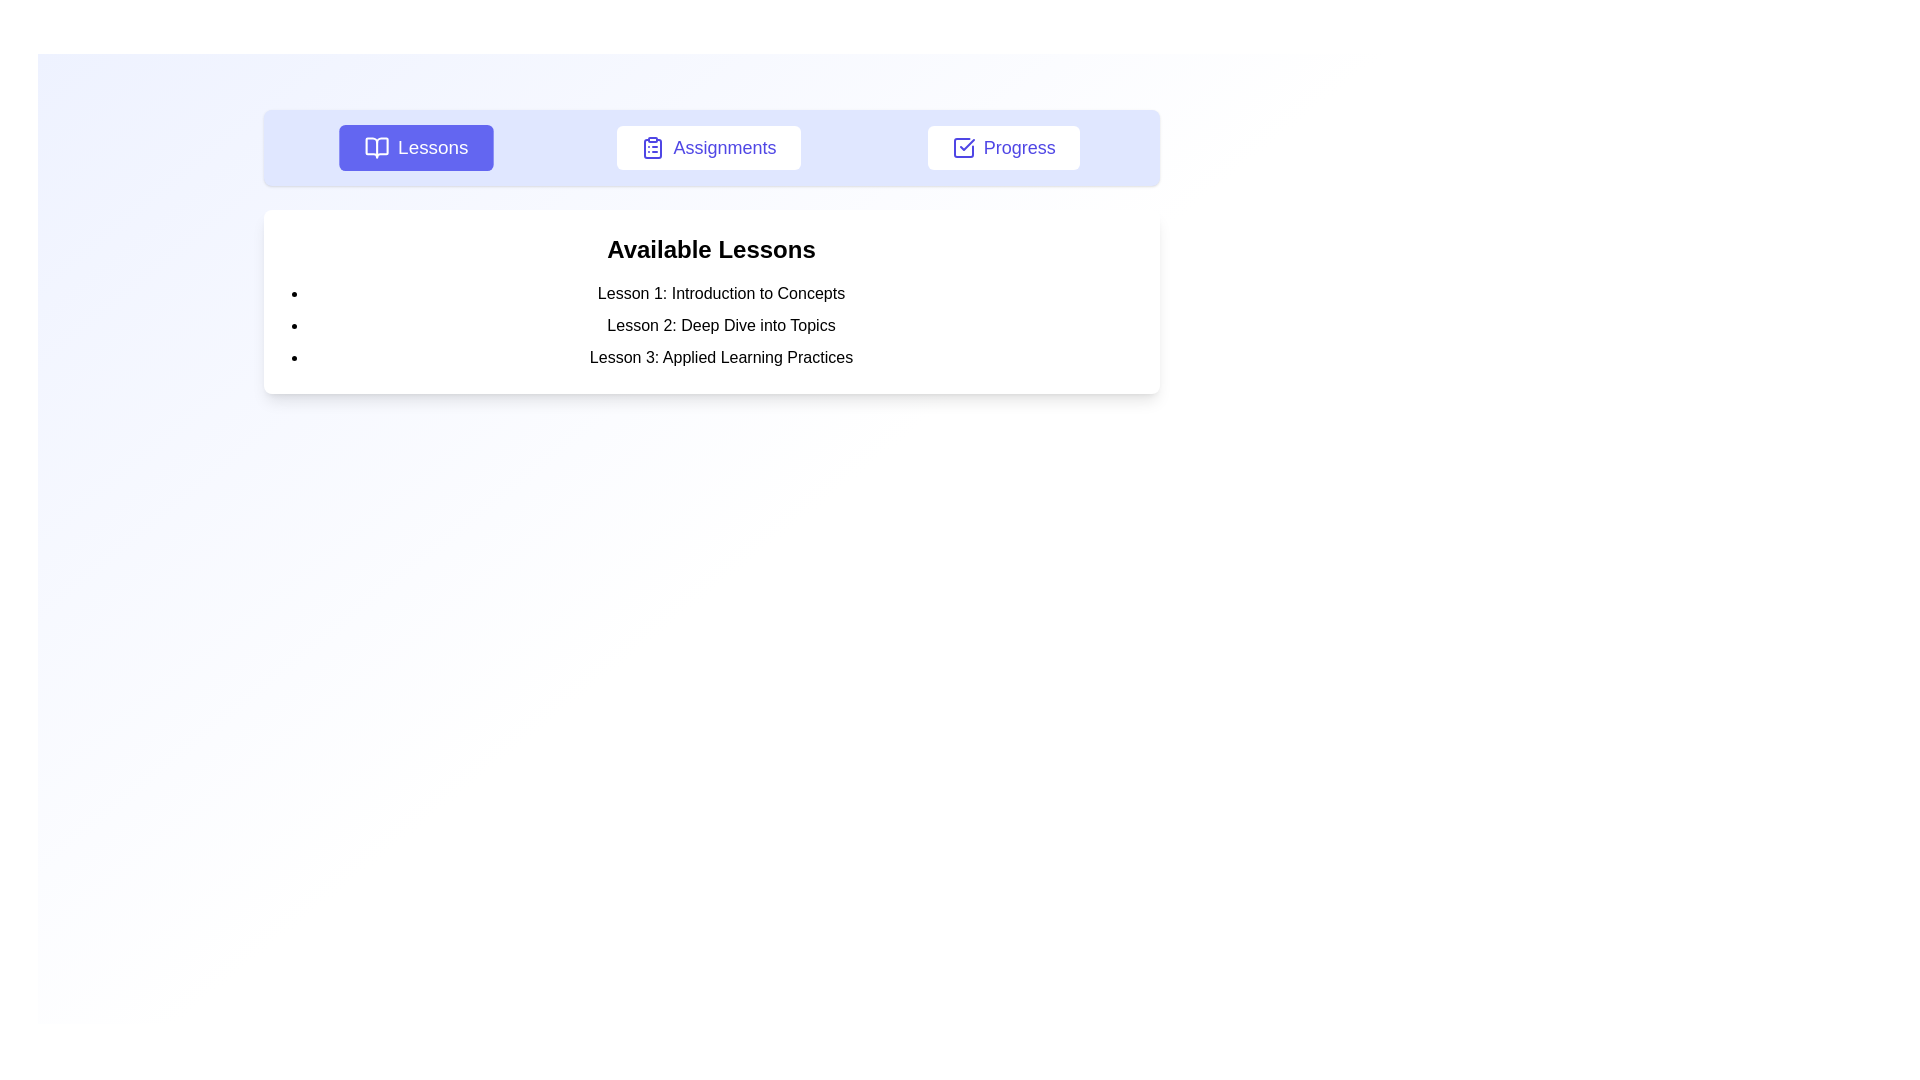  I want to click on the checkmark icon located within the 'Progress' button in the header area of the interface, so click(967, 144).